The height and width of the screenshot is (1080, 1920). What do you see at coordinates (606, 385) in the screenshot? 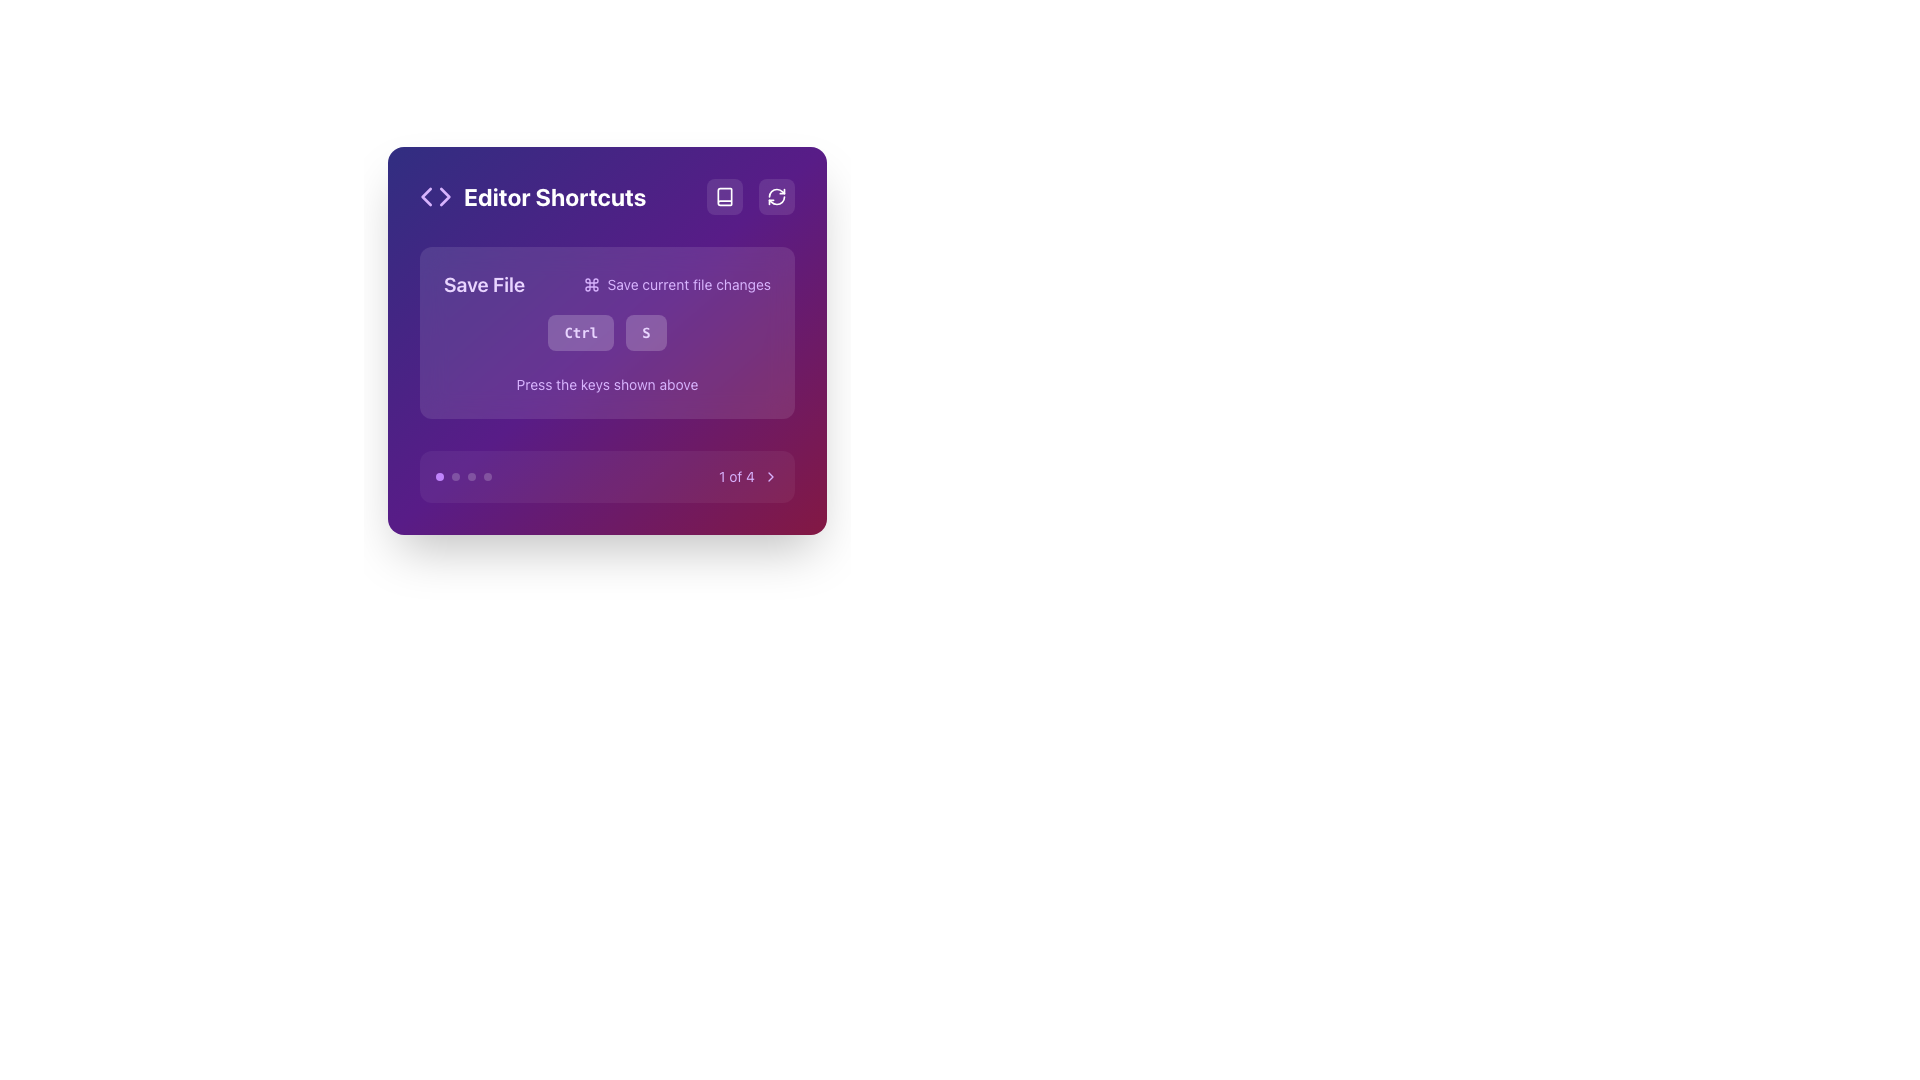
I see `the static text label that reads 'Press the keys shown above', which is styled in a small purple font and located below the 'Ctrl S' keyboard shortcut indicators` at bounding box center [606, 385].